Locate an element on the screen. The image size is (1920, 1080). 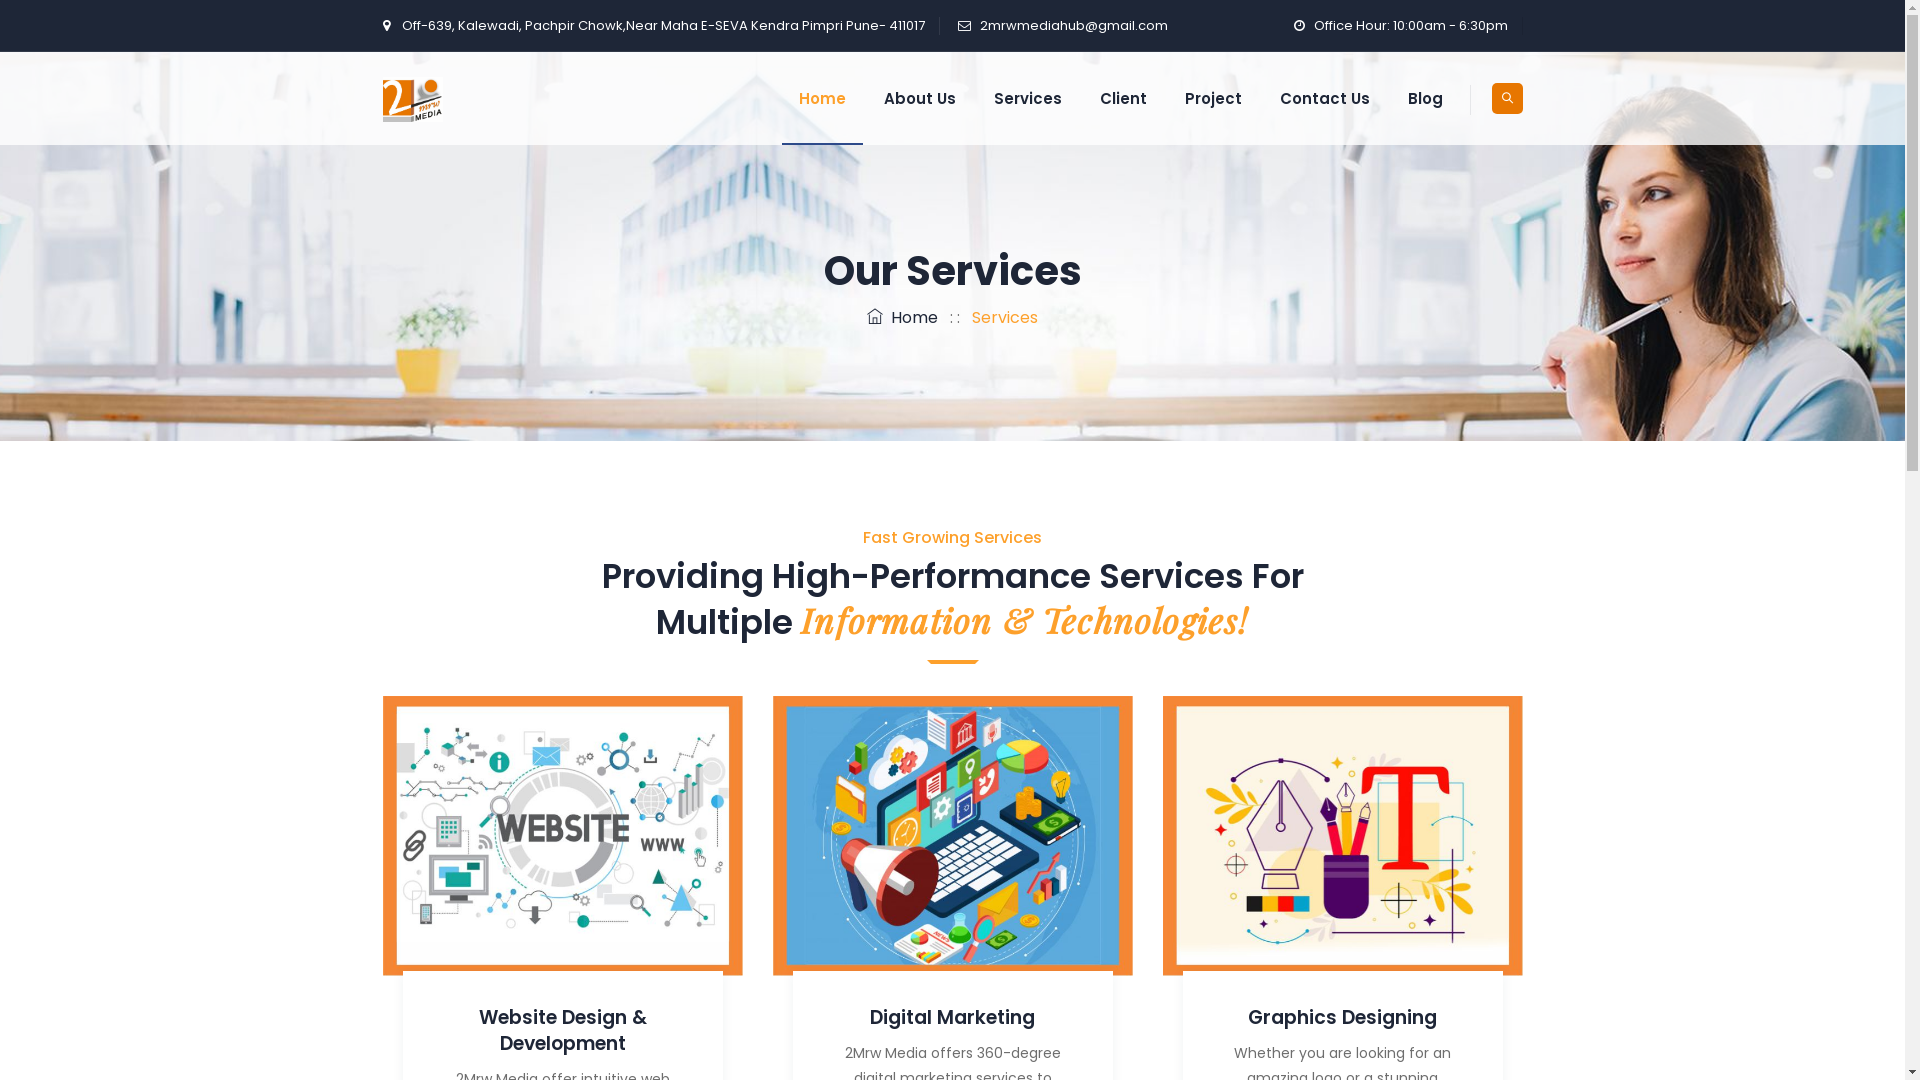
'Blog' is located at coordinates (1389, 98).